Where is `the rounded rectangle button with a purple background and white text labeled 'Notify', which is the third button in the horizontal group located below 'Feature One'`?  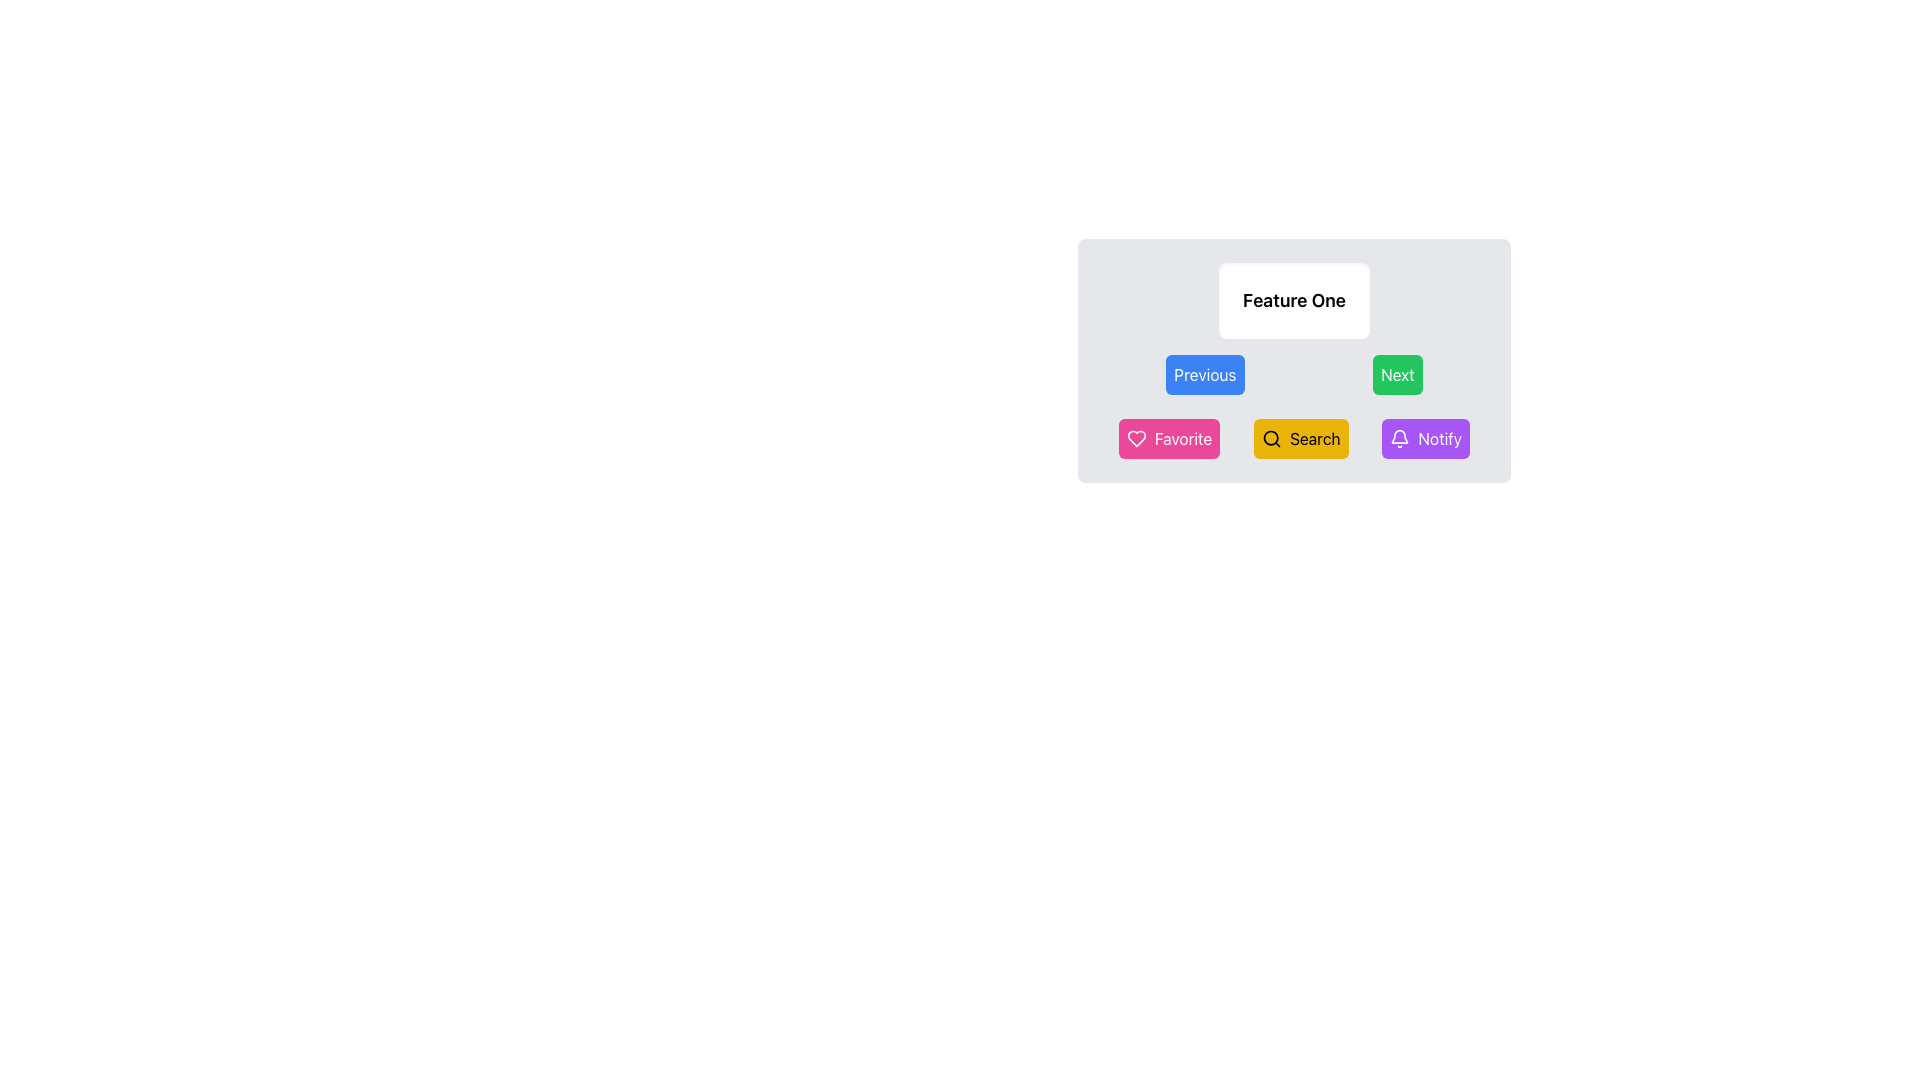 the rounded rectangle button with a purple background and white text labeled 'Notify', which is the third button in the horizontal group located below 'Feature One' is located at coordinates (1424, 438).